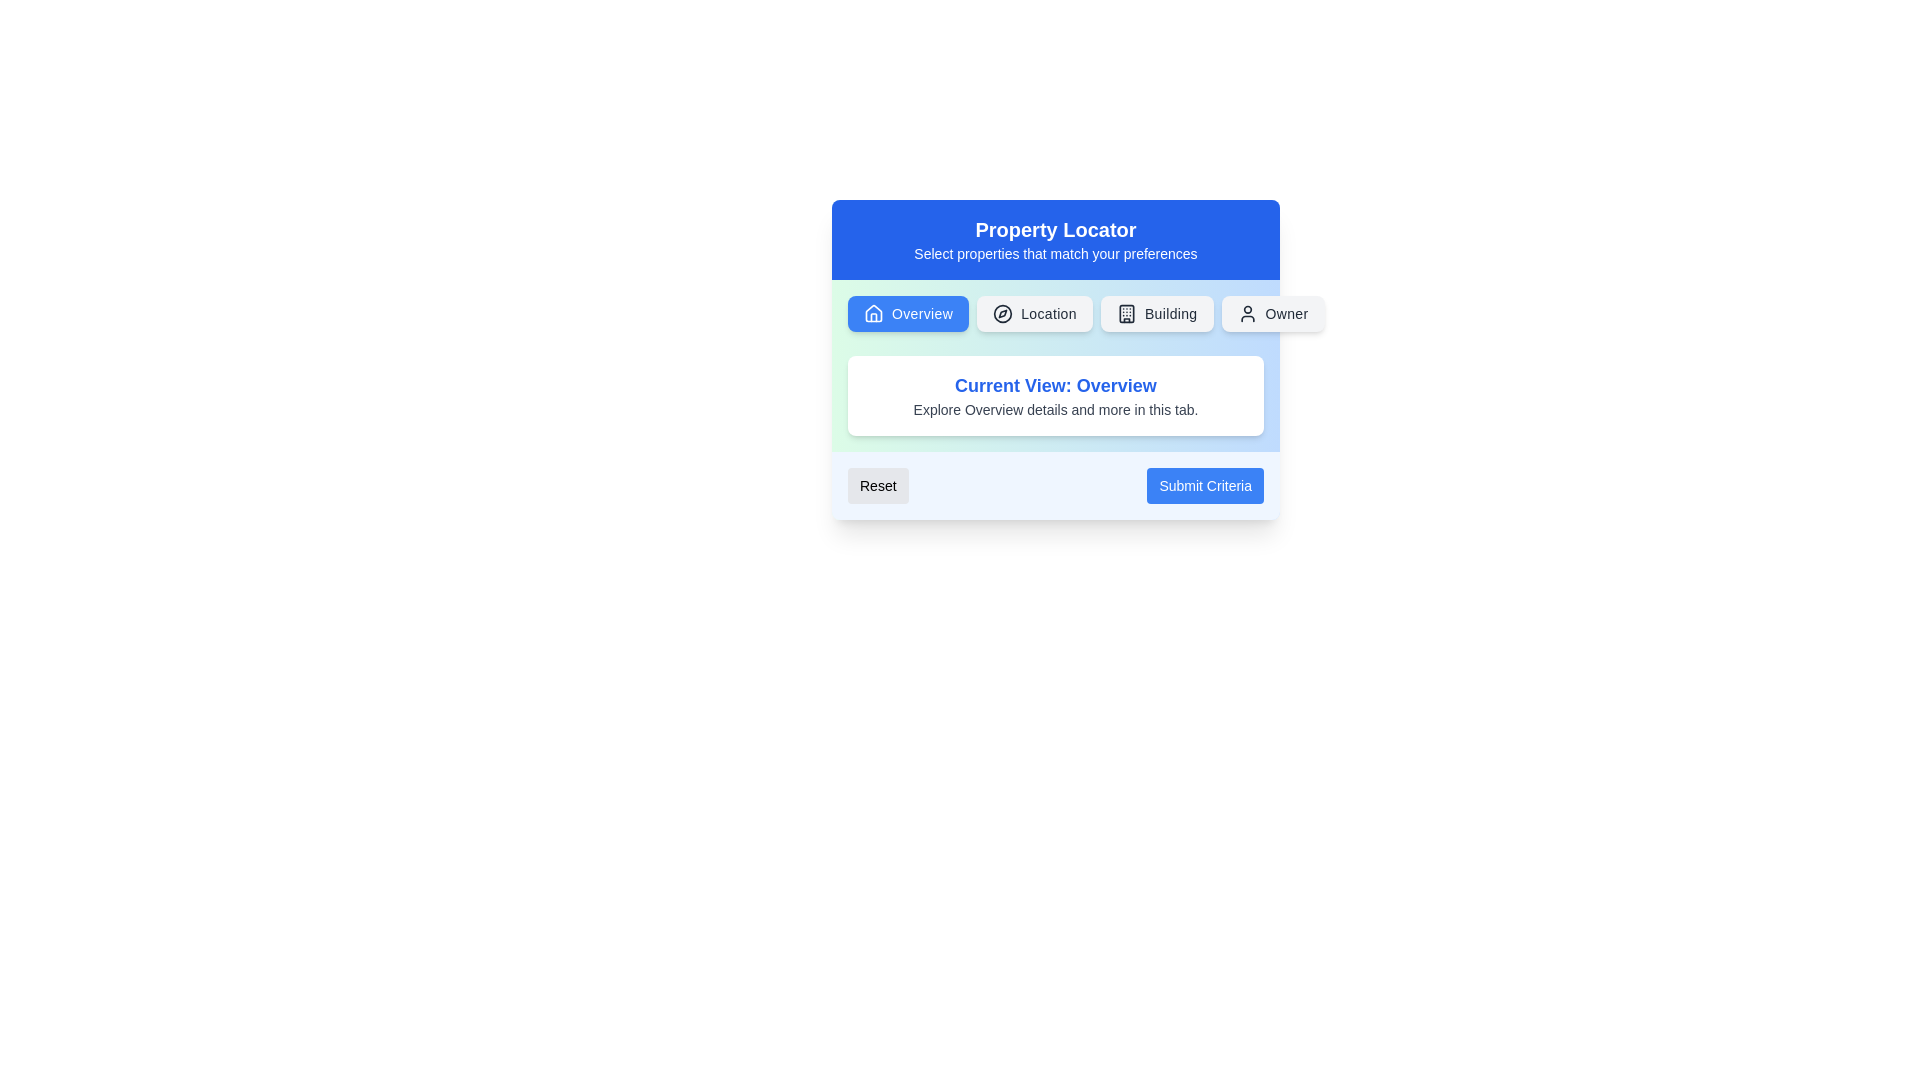  I want to click on the second text label within the blue rectangular section at the top of the interface, located directly below the 'Property Locator' title, so click(1055, 253).